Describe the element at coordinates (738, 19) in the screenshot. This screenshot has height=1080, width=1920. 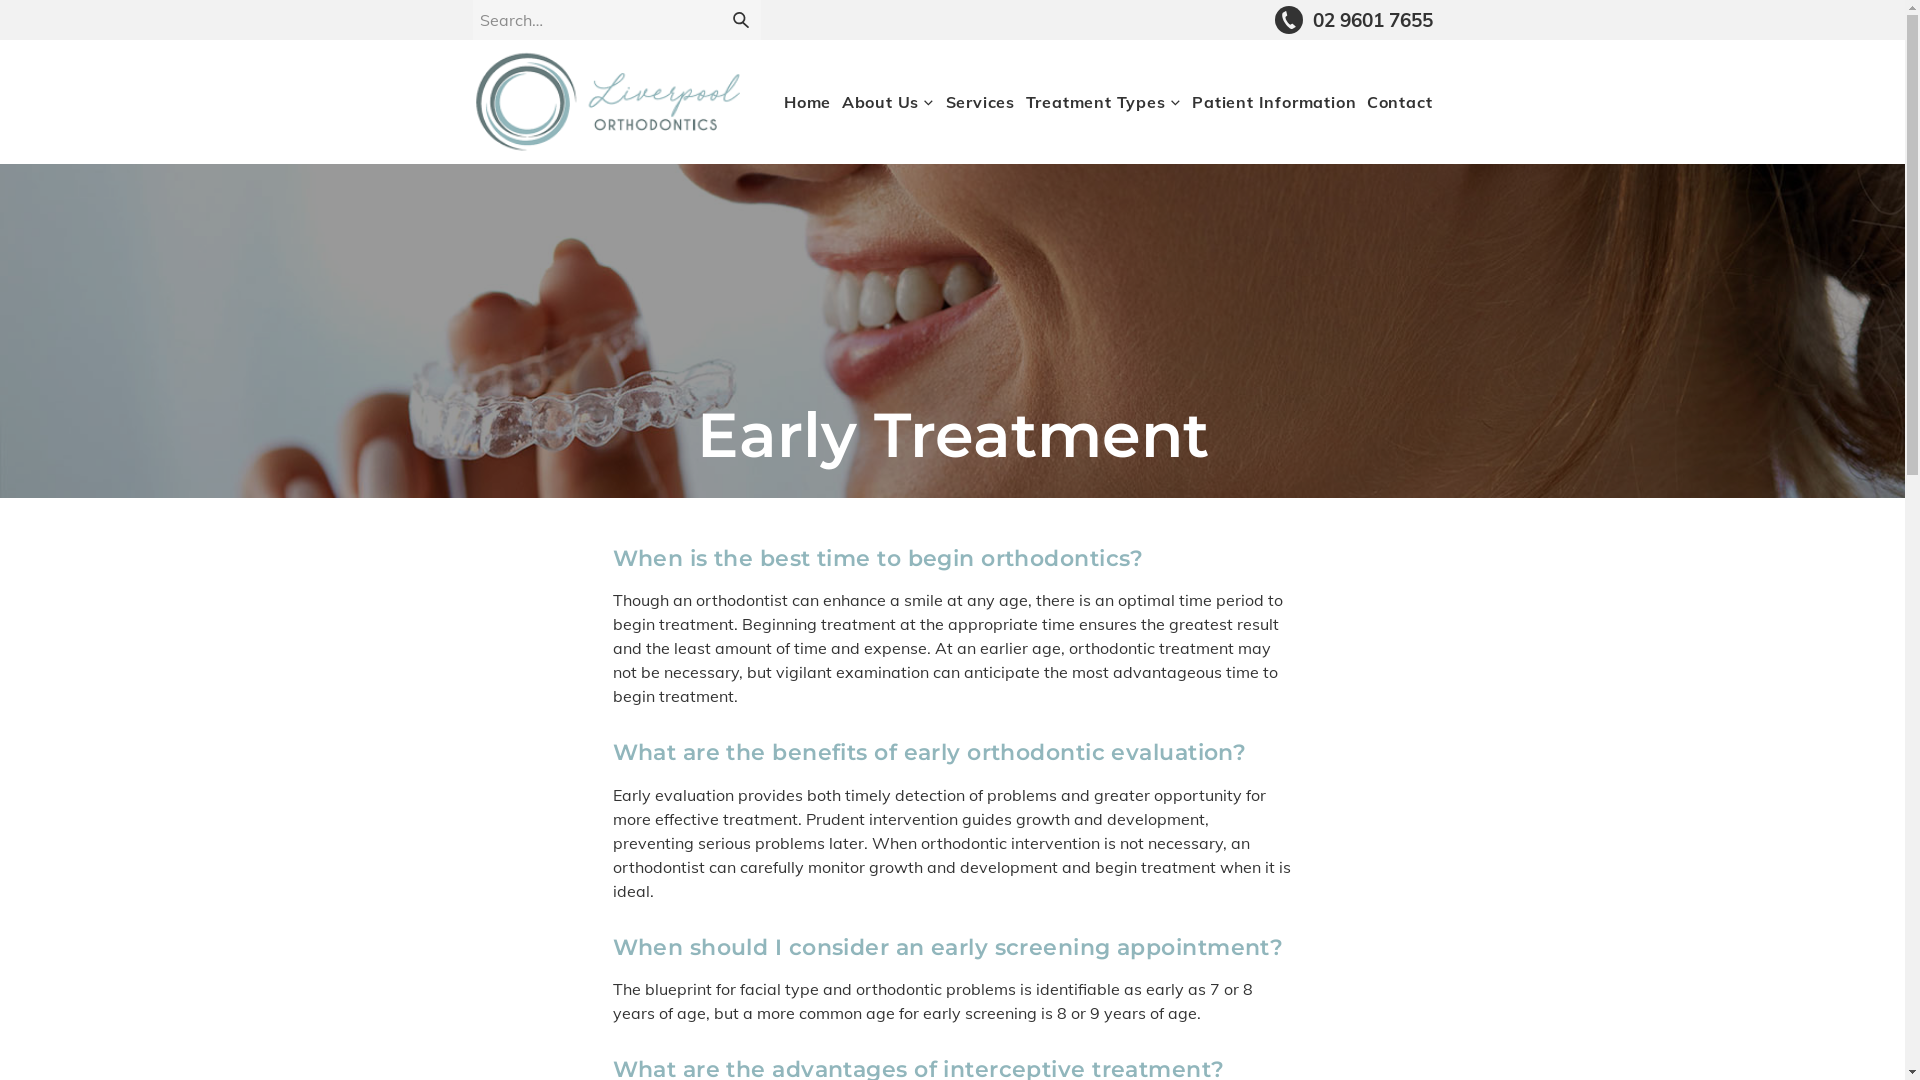
I see `'Search'` at that location.